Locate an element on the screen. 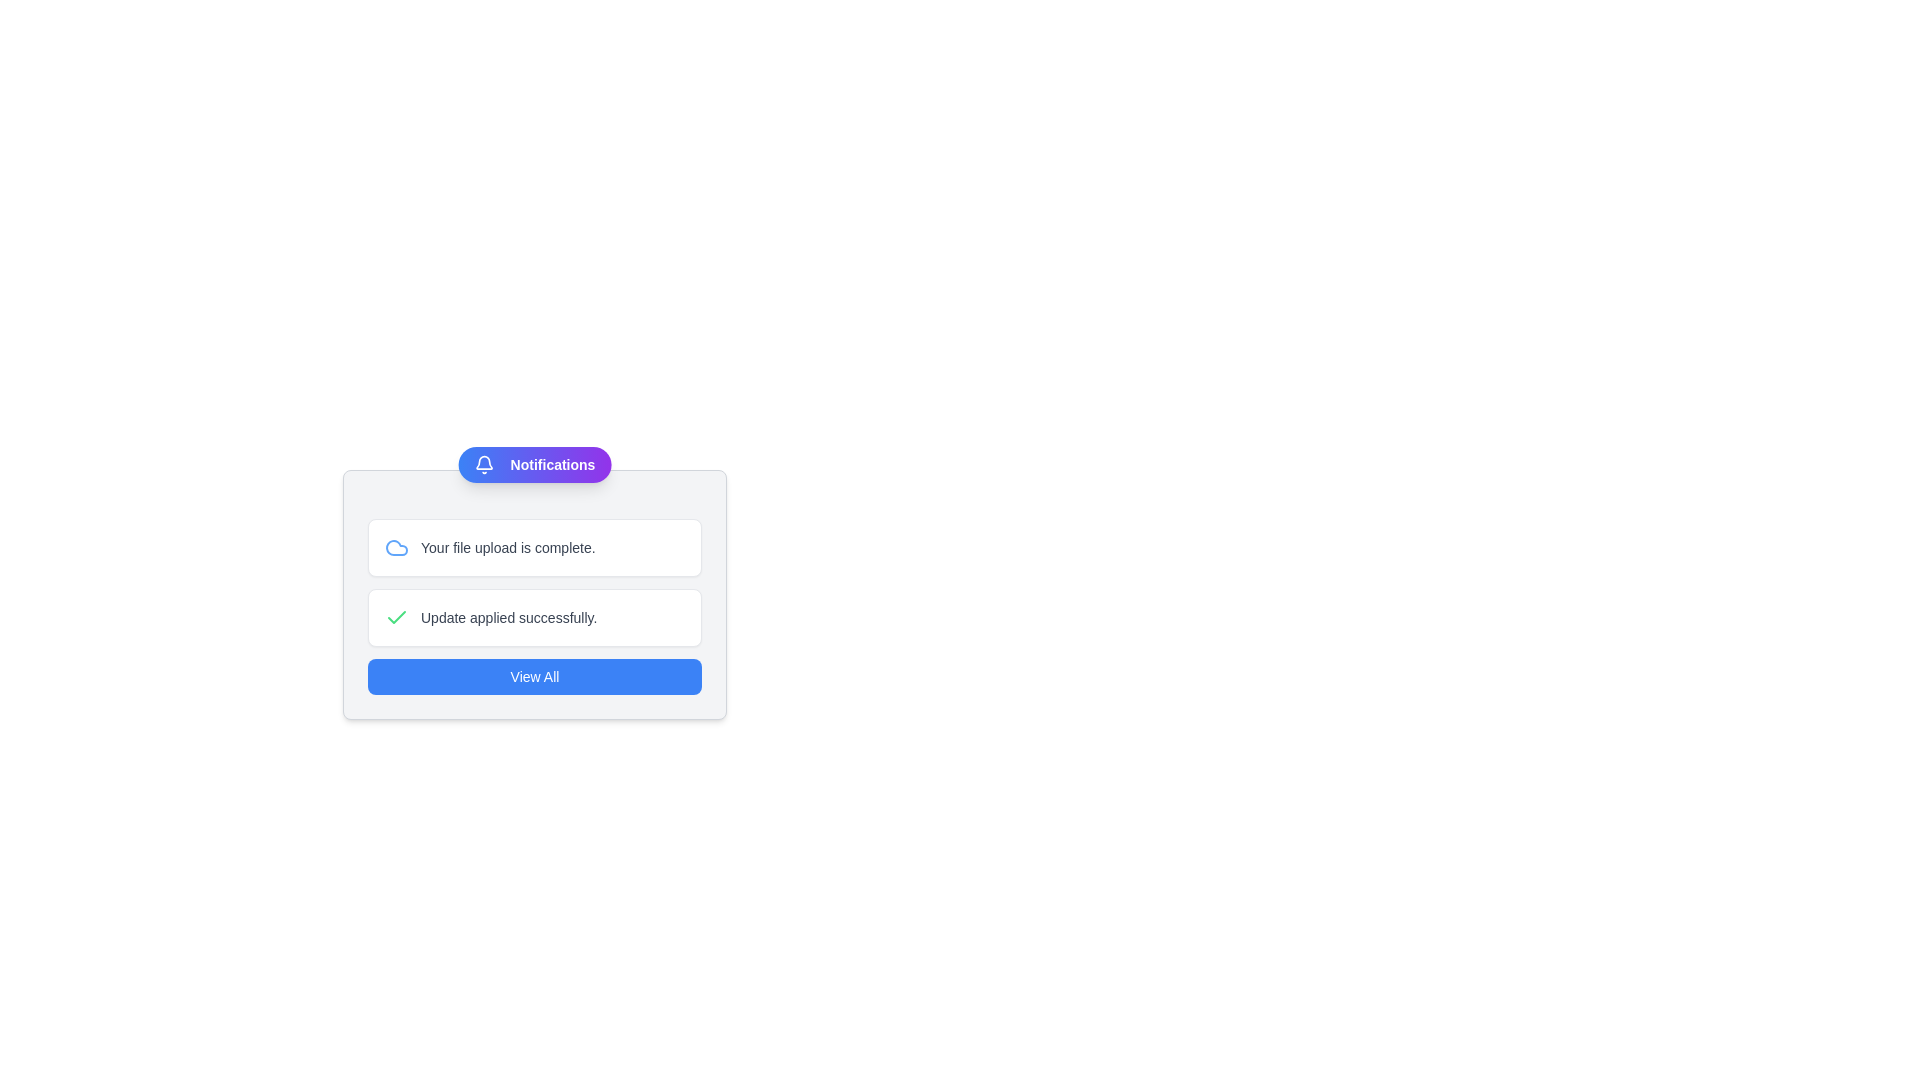 The width and height of the screenshot is (1920, 1080). the call-to-action button located at the bottom of the notification card is located at coordinates (534, 676).